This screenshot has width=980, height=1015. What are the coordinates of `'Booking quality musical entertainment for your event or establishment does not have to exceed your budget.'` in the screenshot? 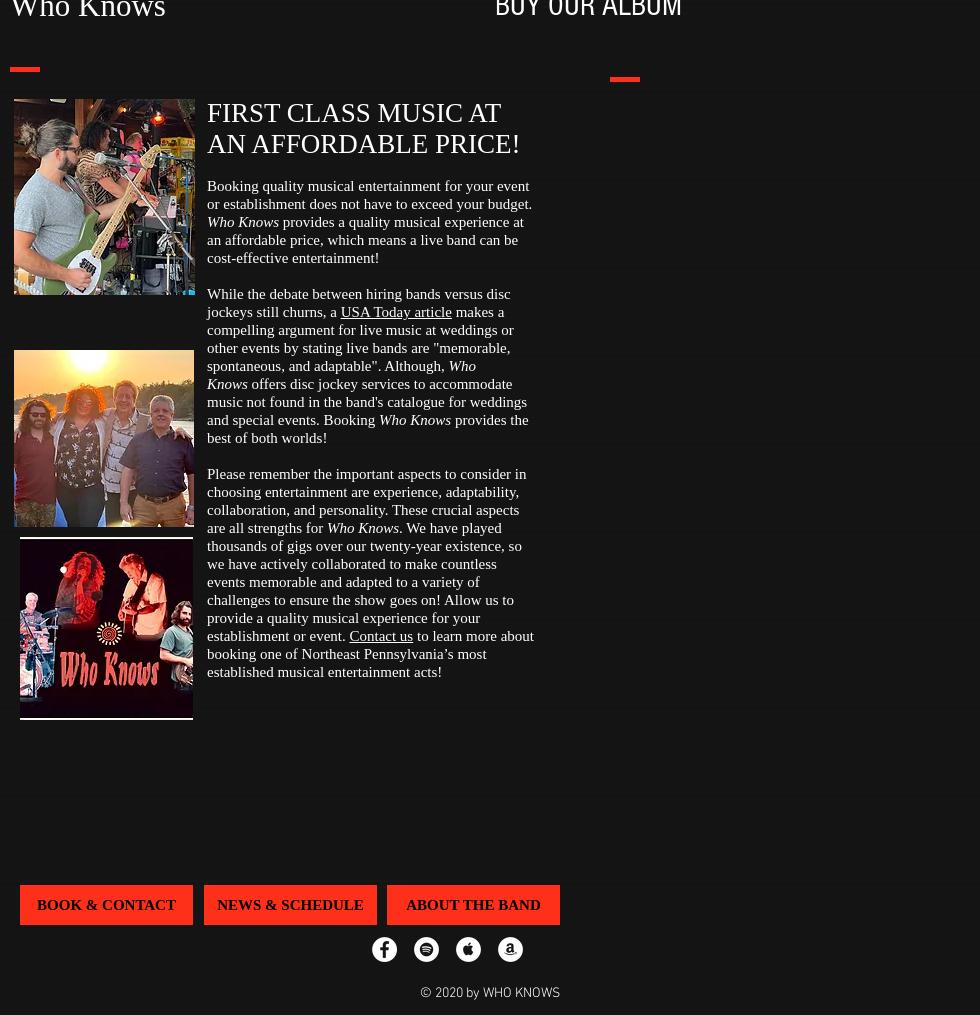 It's located at (206, 193).